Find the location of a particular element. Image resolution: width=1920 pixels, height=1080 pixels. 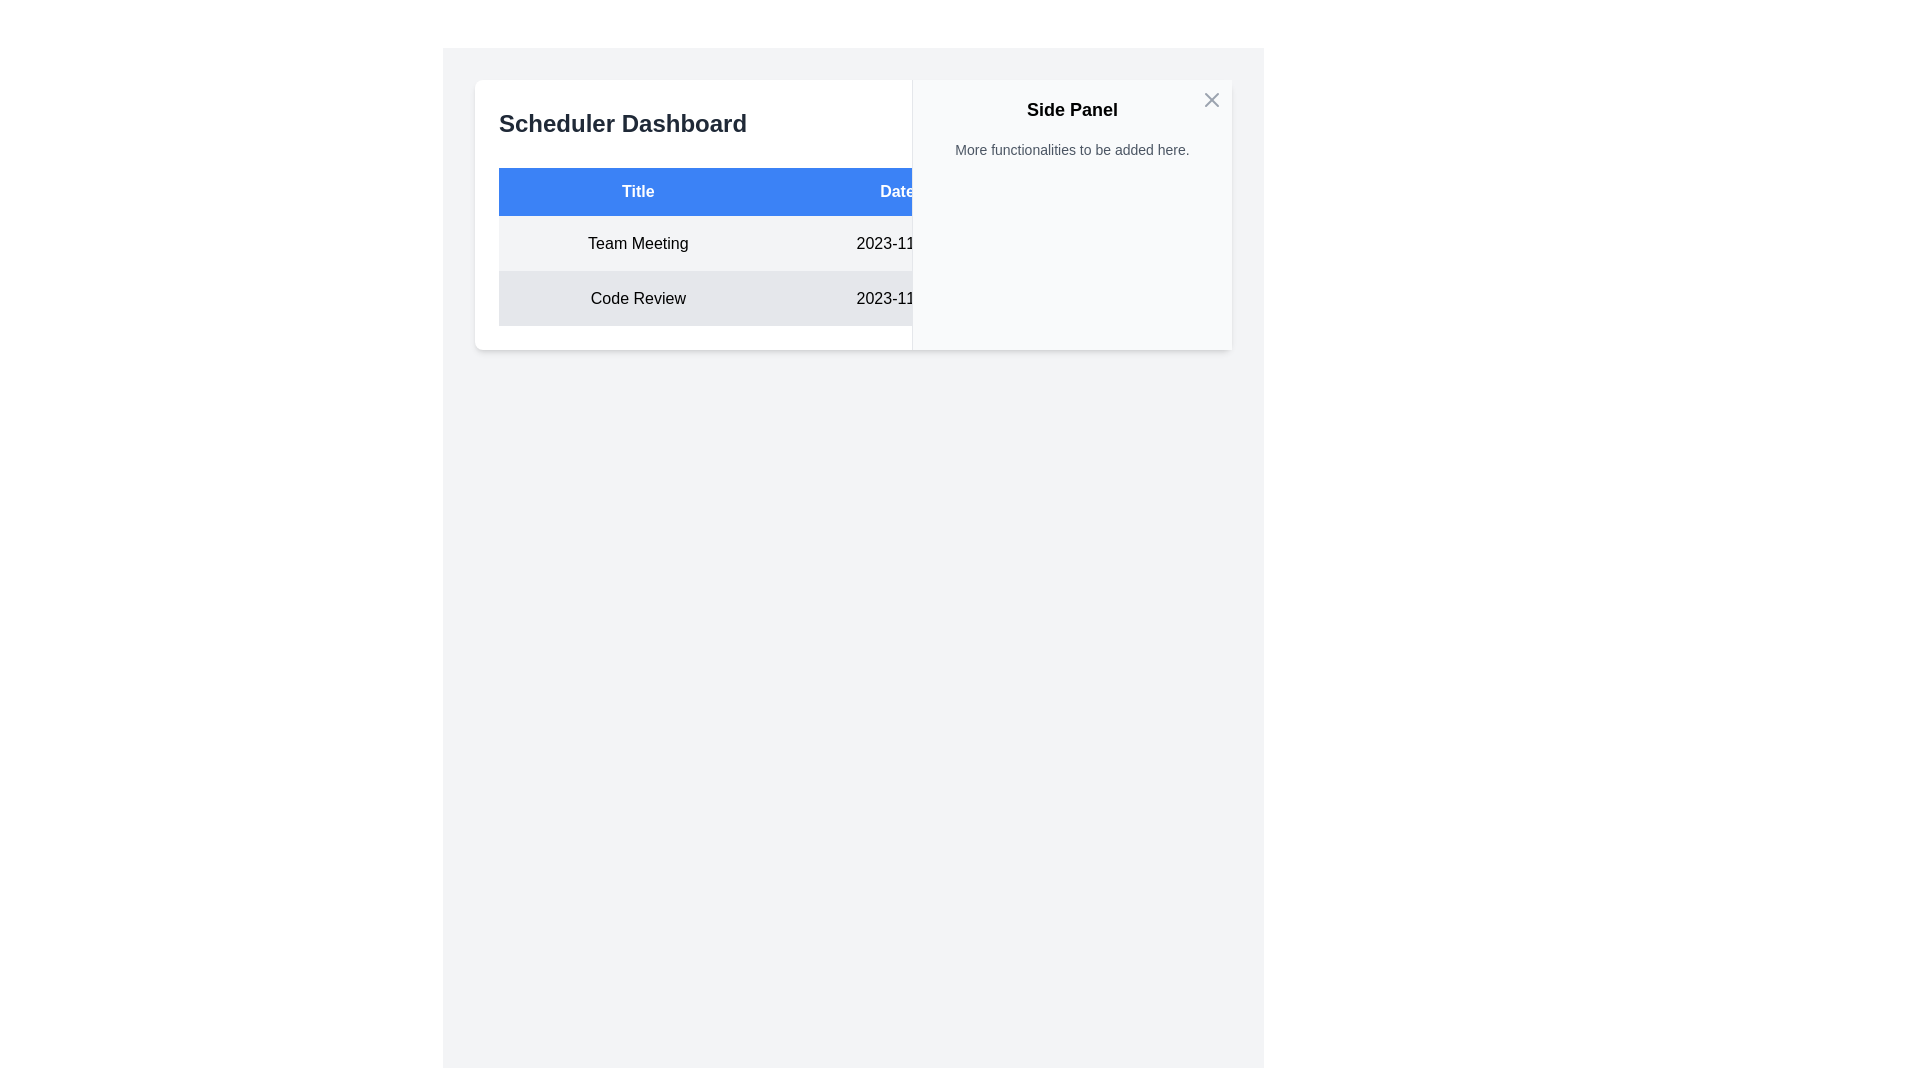

the close button (styled with a gray 'X' icon) located in the top-right corner of the side panel is located at coordinates (1210, 100).